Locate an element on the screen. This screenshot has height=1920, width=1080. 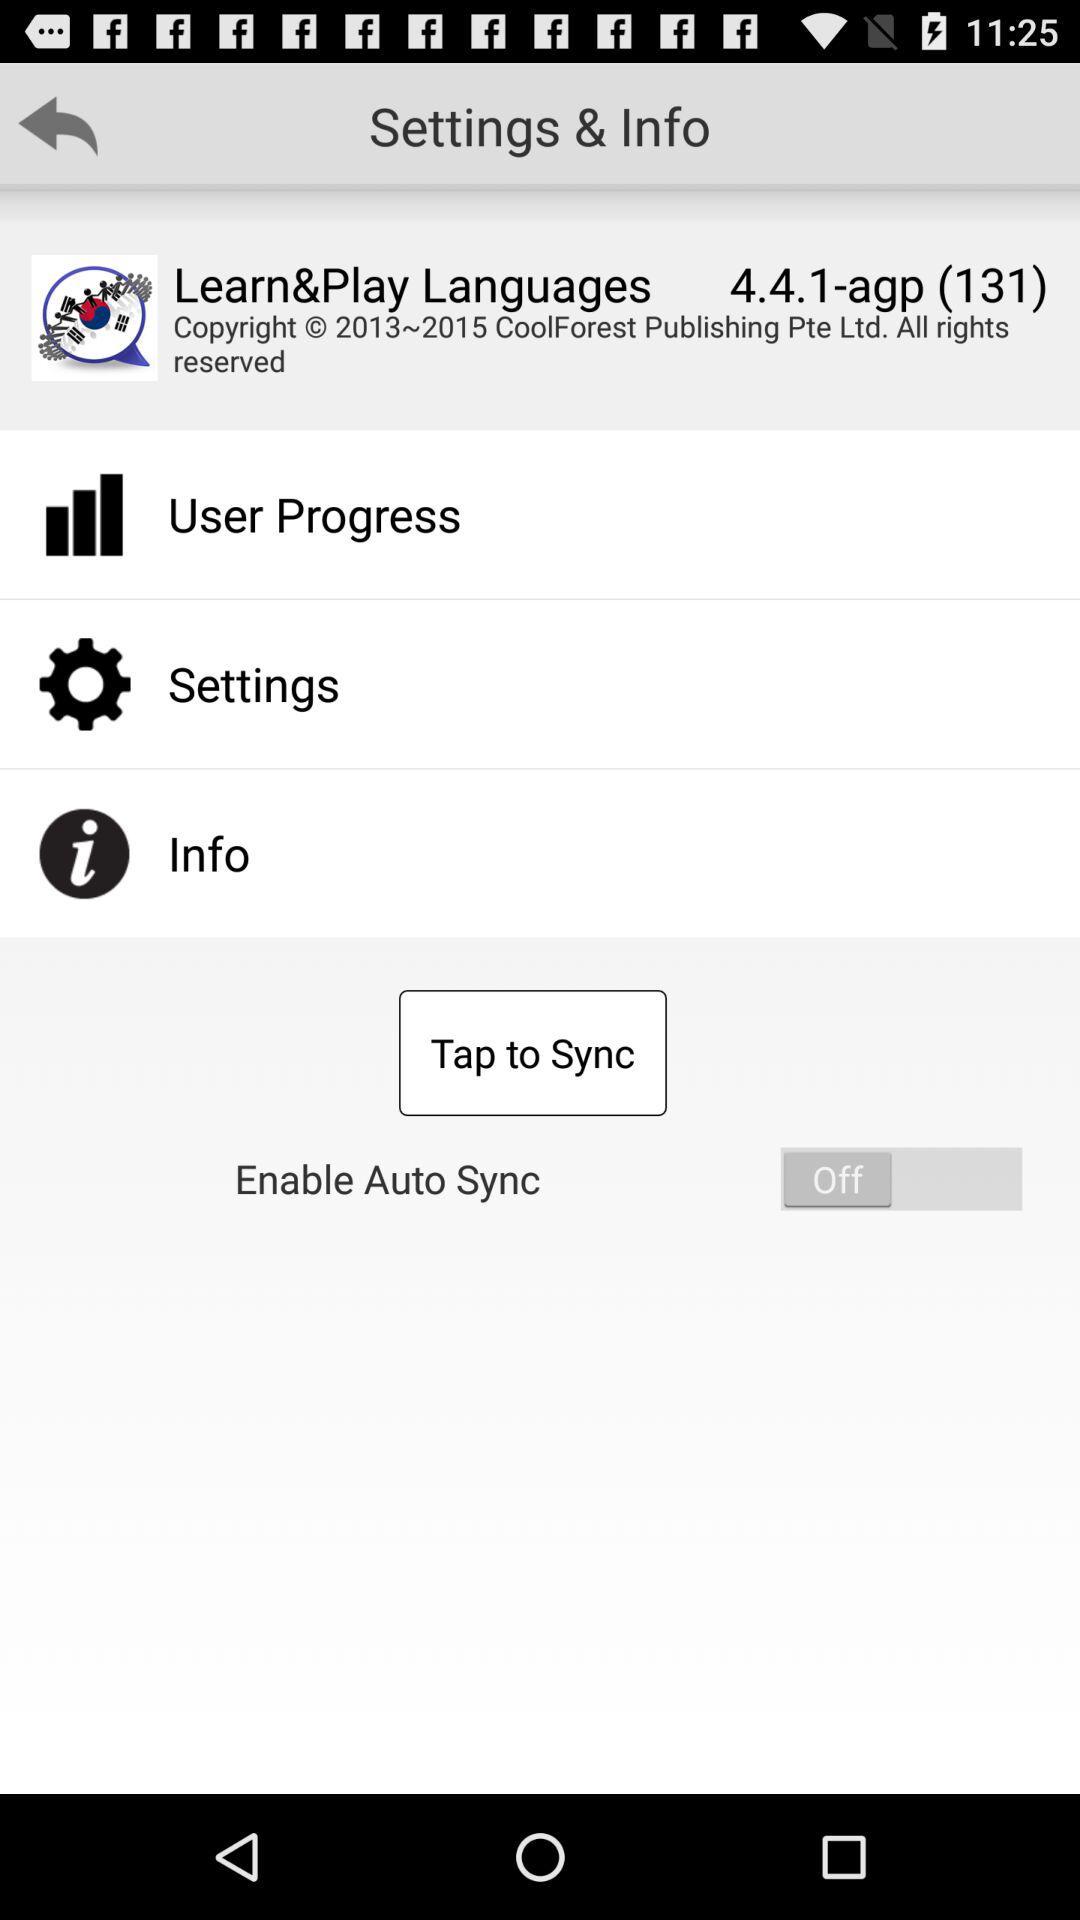
the item next to learn&play languages is located at coordinates (94, 316).